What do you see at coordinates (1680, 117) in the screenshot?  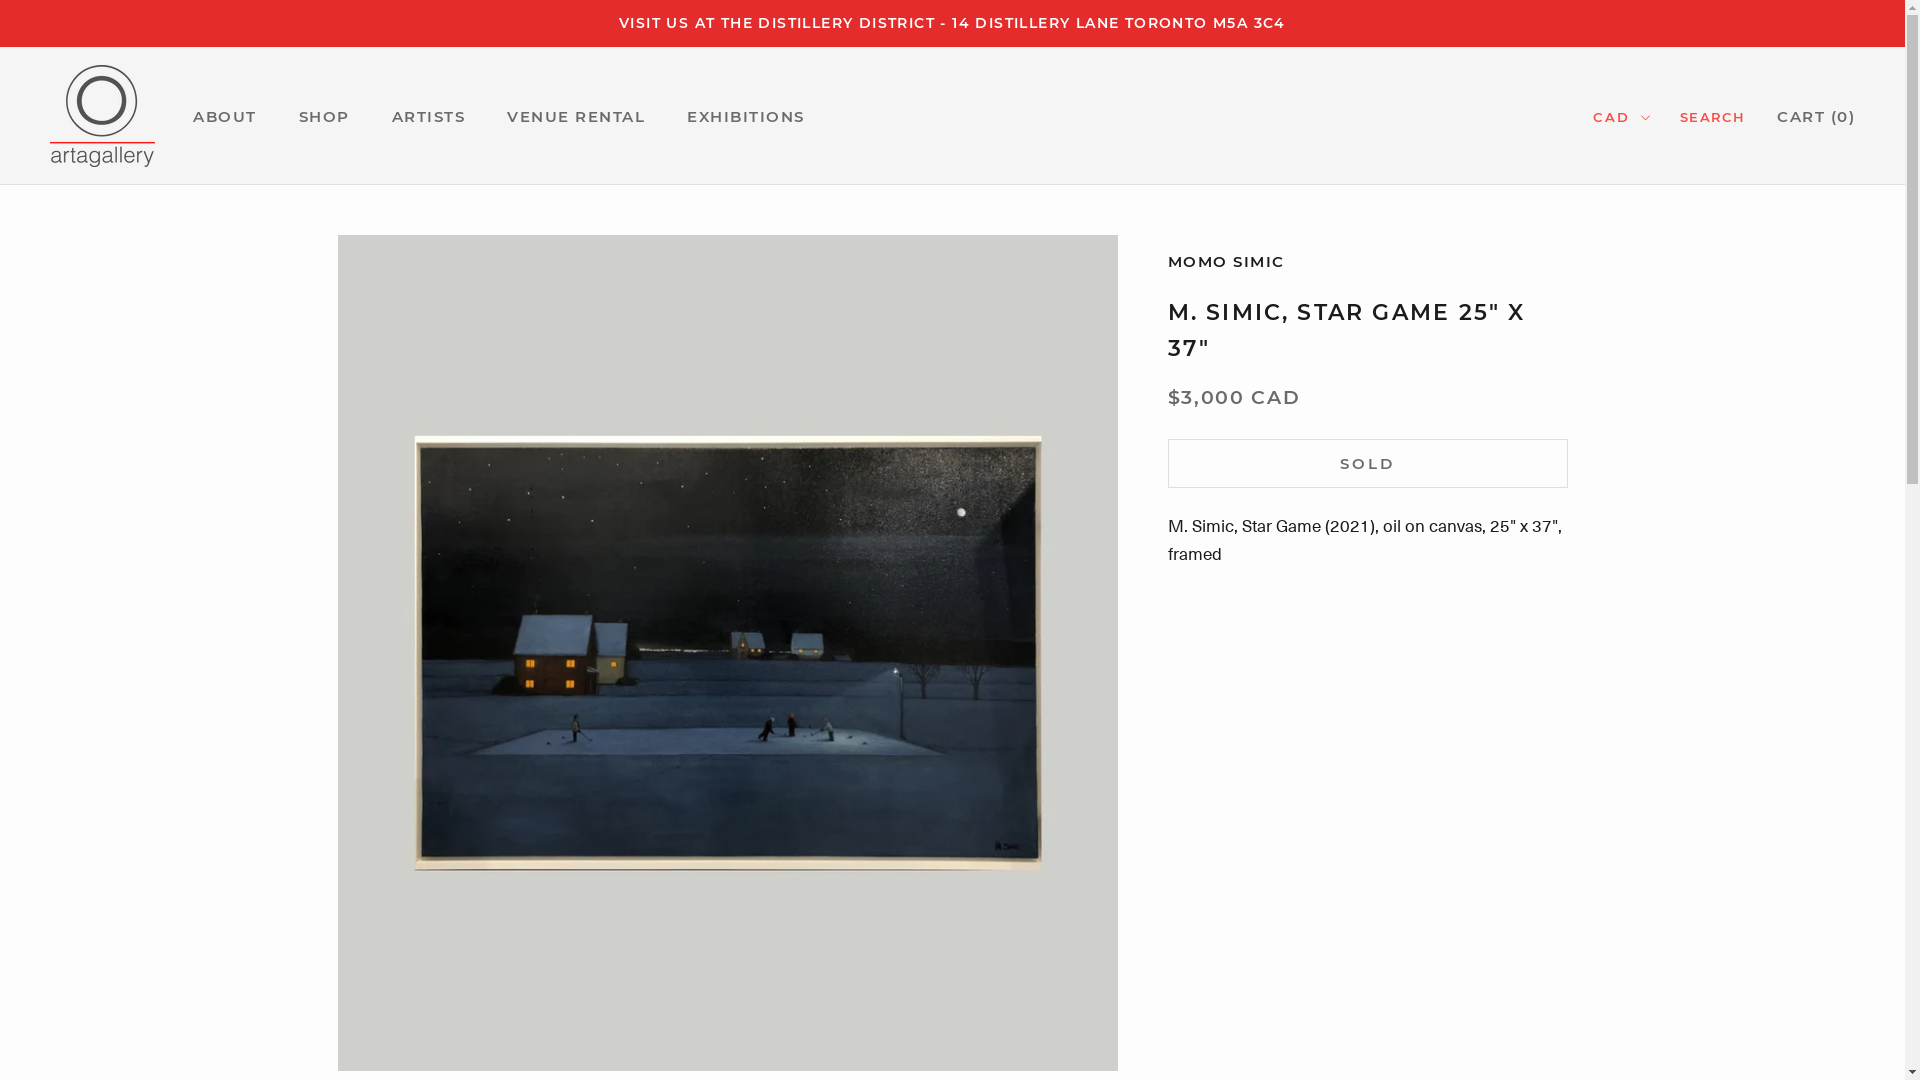 I see `'SEARCH'` at bounding box center [1680, 117].